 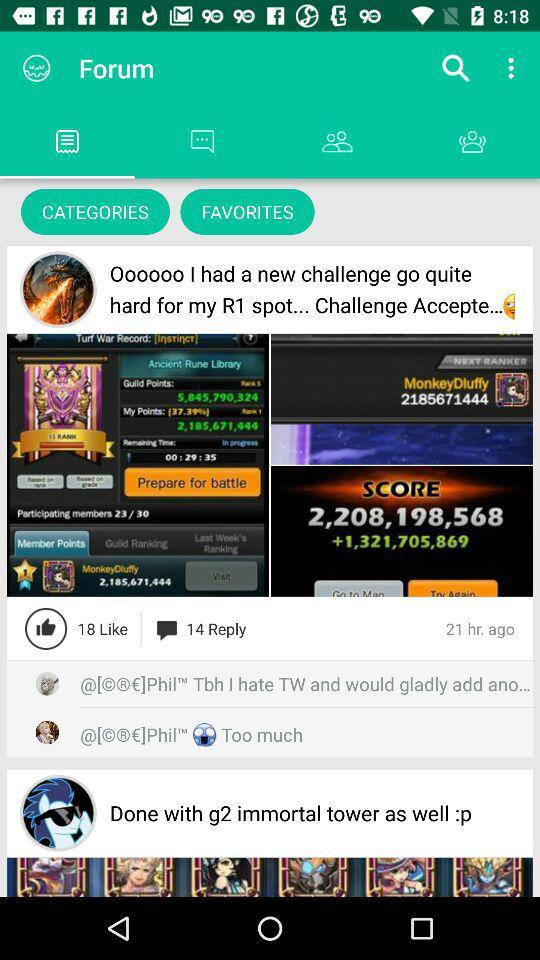 What do you see at coordinates (94, 211) in the screenshot?
I see `categories` at bounding box center [94, 211].